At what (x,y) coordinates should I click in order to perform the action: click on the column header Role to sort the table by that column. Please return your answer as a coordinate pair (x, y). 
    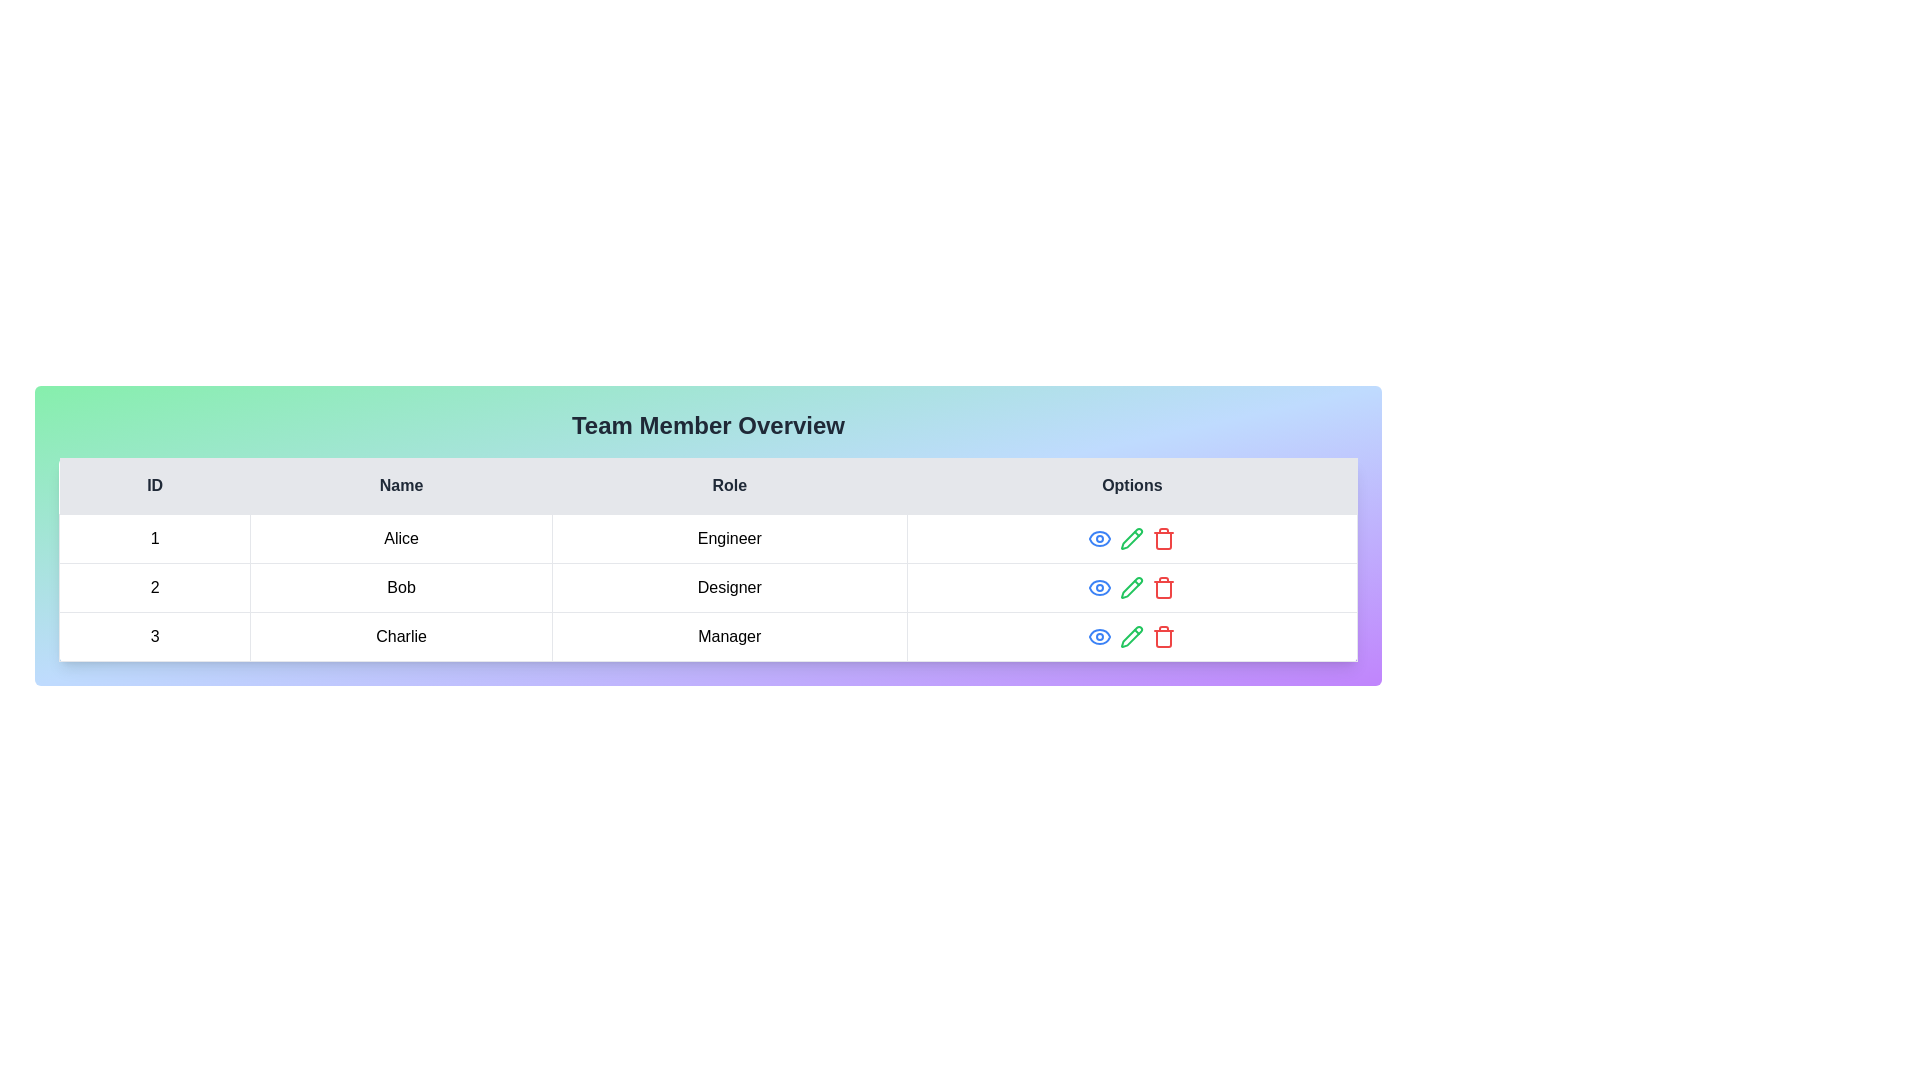
    Looking at the image, I should click on (728, 486).